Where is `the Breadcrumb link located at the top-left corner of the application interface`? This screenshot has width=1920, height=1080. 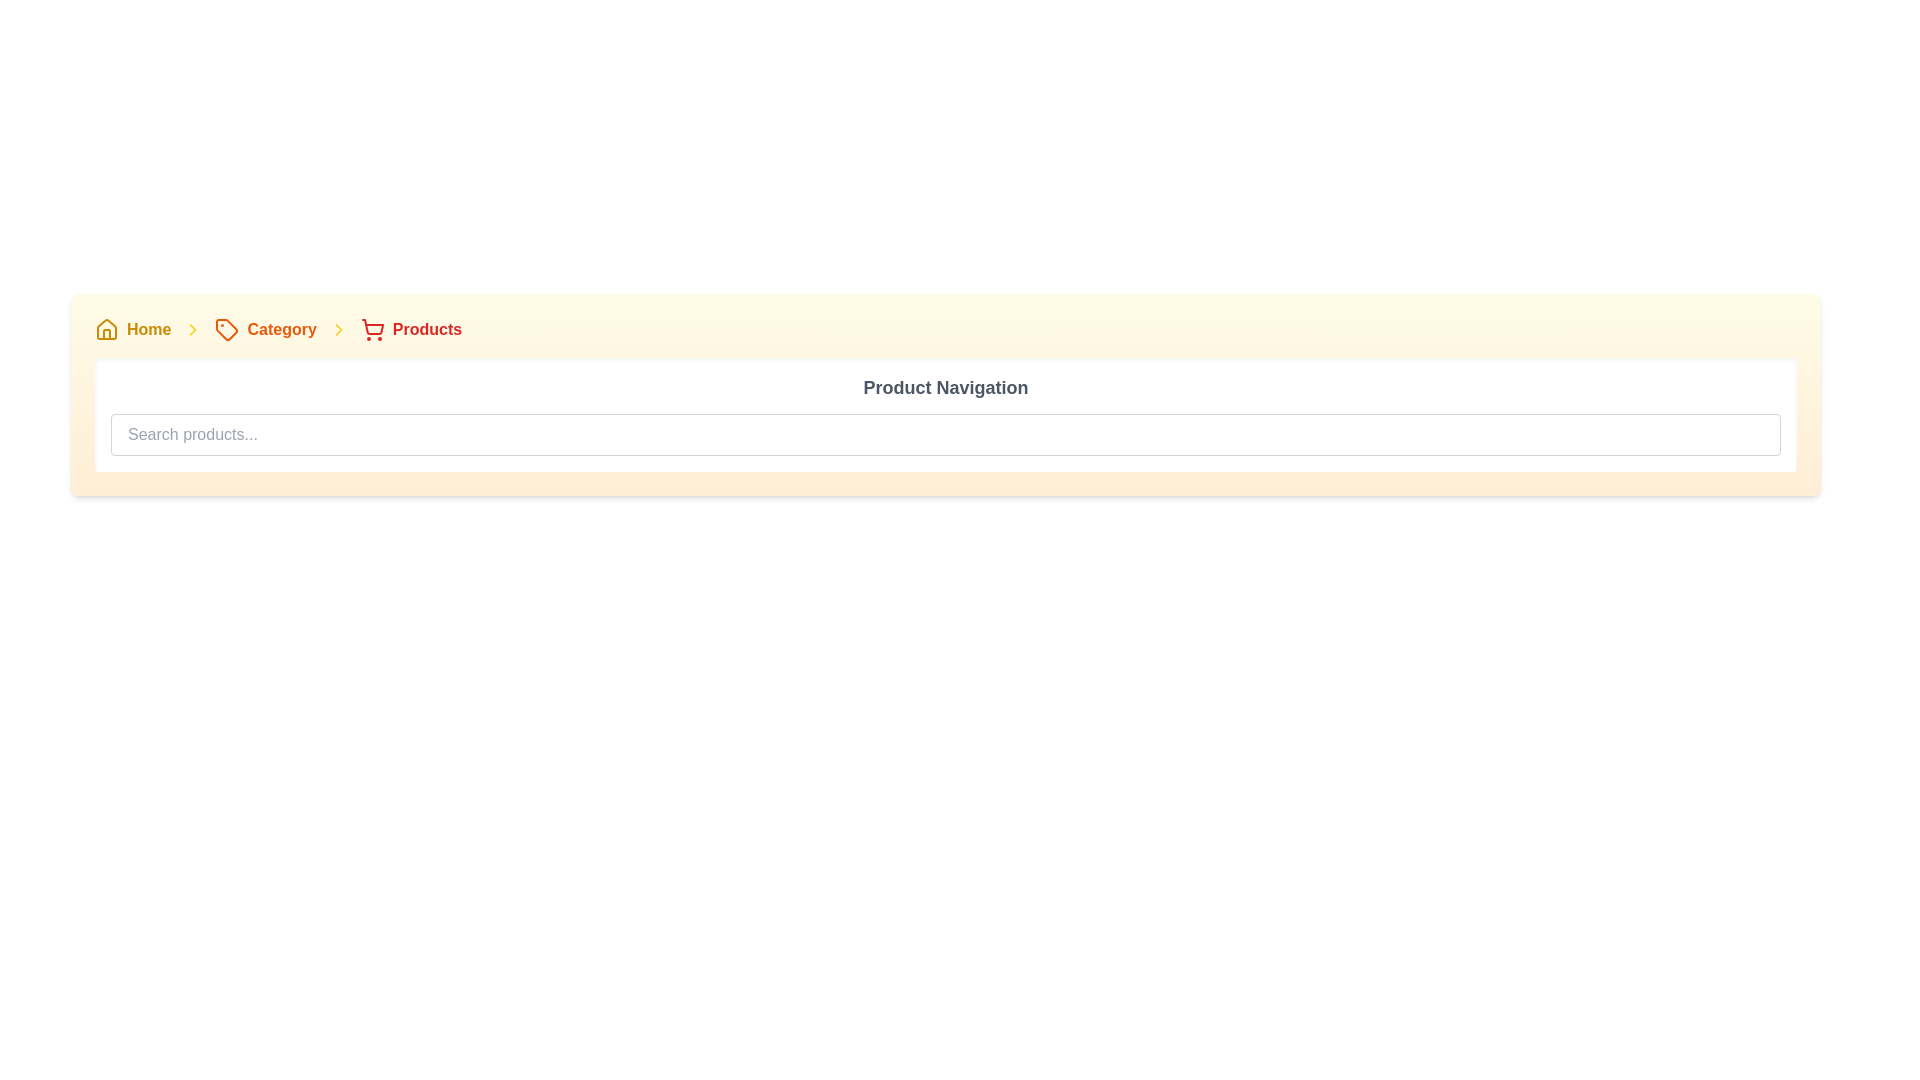
the Breadcrumb link located at the top-left corner of the application interface is located at coordinates (132, 329).